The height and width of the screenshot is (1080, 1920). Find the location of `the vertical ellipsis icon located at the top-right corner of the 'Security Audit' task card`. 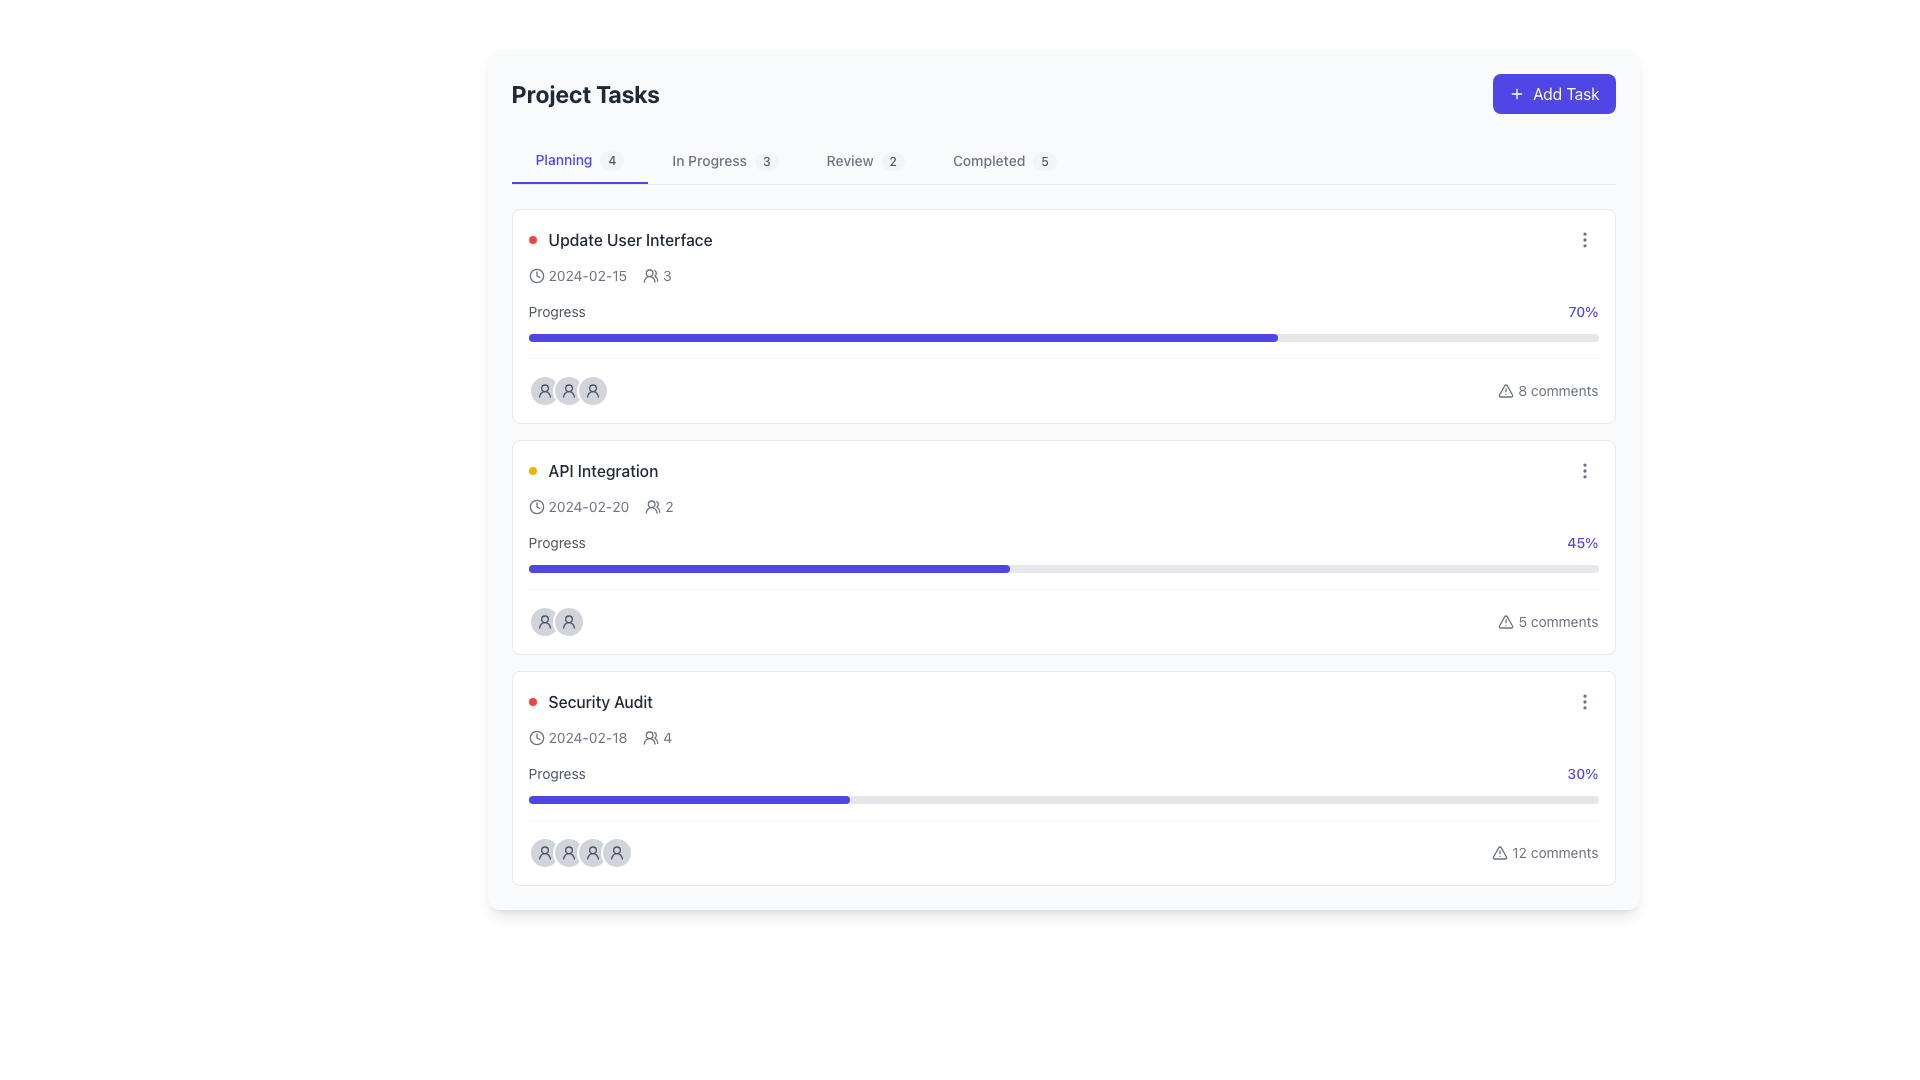

the vertical ellipsis icon located at the top-right corner of the 'Security Audit' task card is located at coordinates (1583, 701).